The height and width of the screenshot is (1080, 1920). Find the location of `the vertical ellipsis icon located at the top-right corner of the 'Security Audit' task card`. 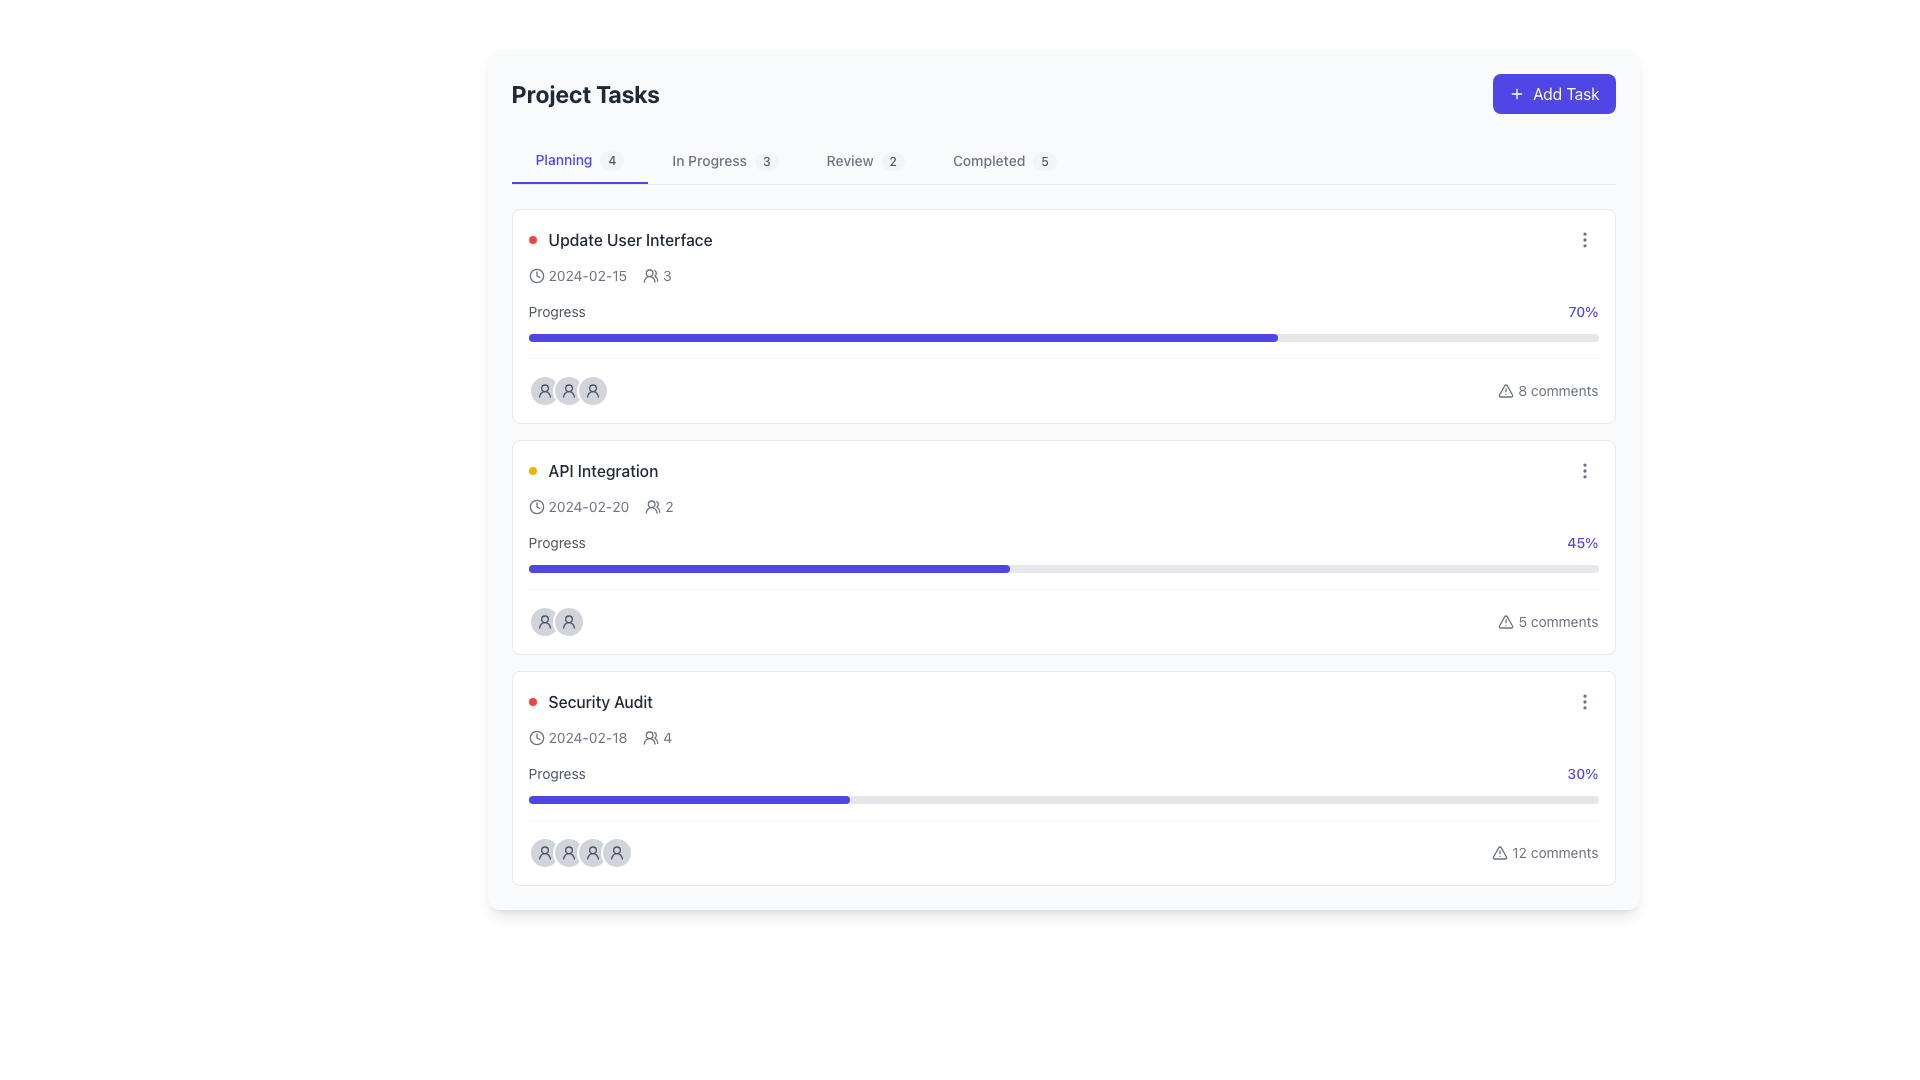

the vertical ellipsis icon located at the top-right corner of the 'Security Audit' task card is located at coordinates (1583, 701).